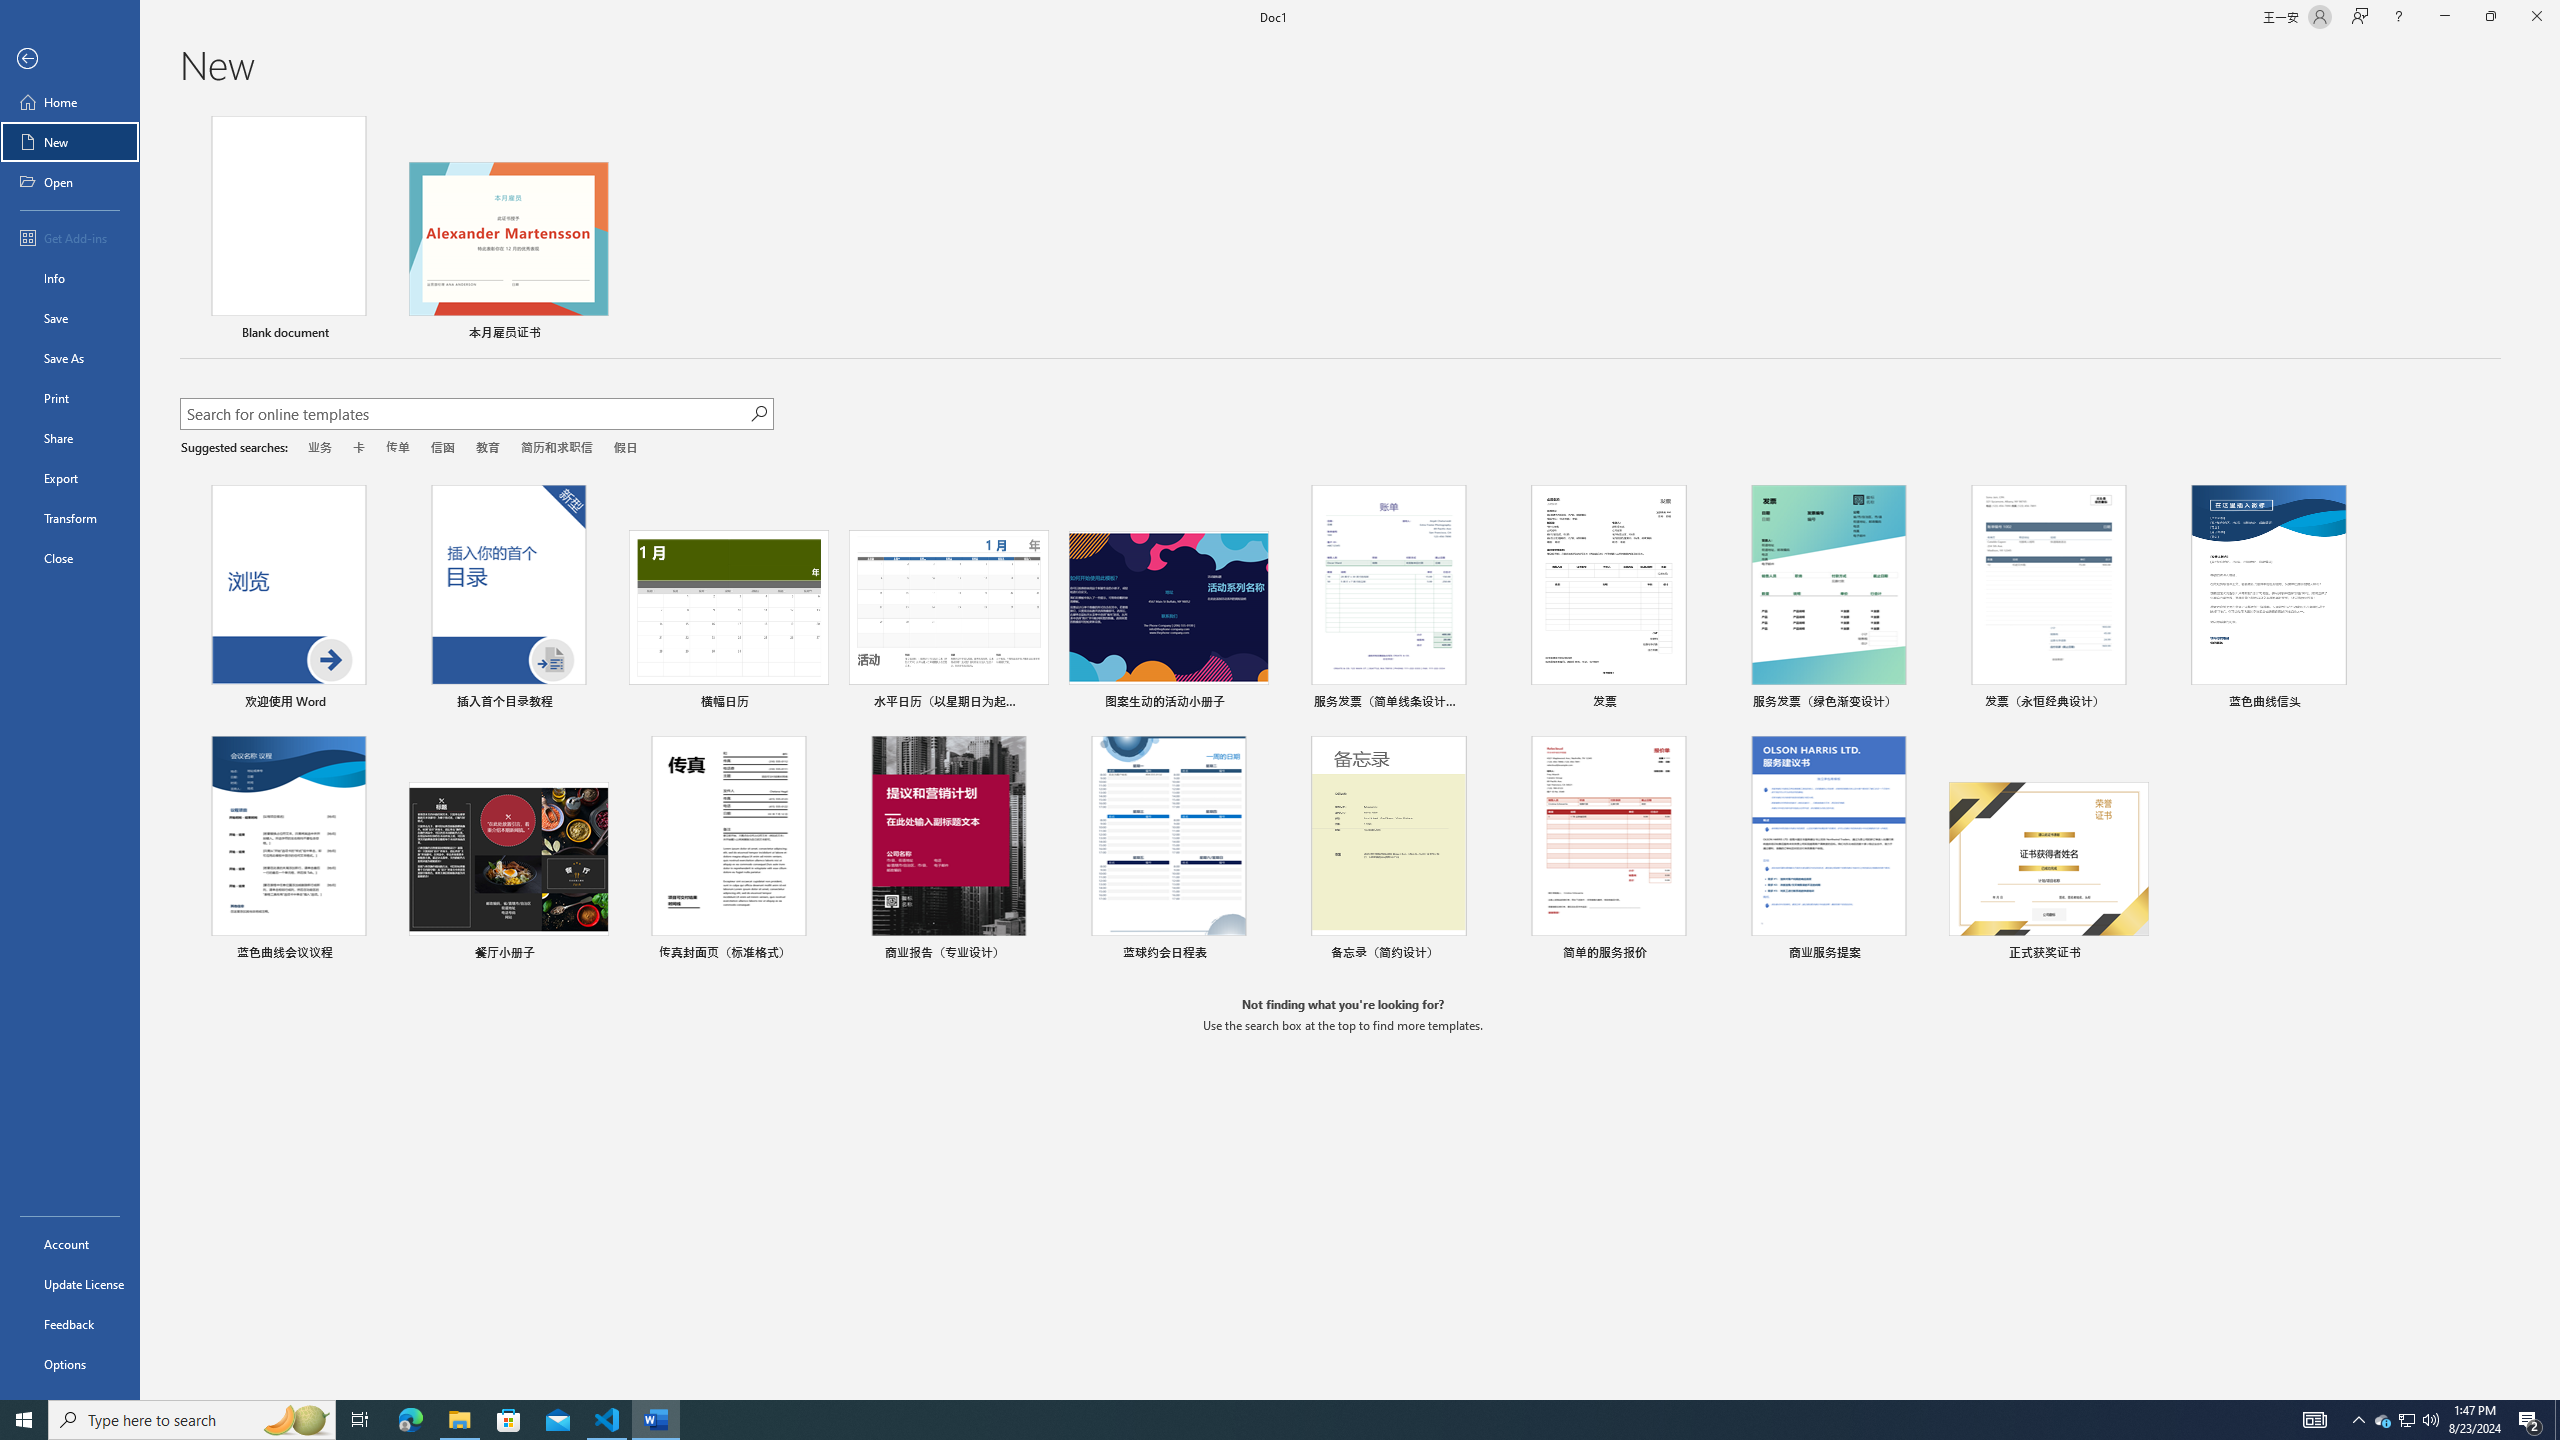 The width and height of the screenshot is (2560, 1440). I want to click on 'Info', so click(69, 276).